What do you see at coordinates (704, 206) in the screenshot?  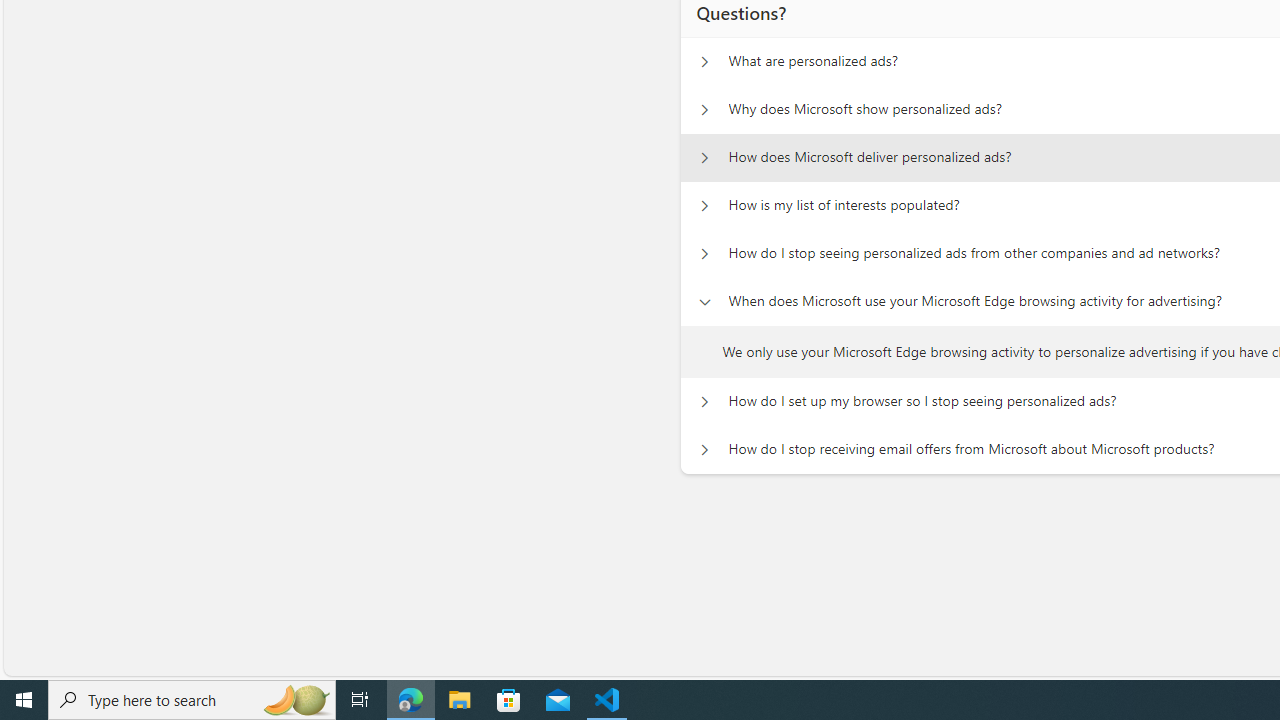 I see `'Questions? How is my list of interests populated?'` at bounding box center [704, 206].